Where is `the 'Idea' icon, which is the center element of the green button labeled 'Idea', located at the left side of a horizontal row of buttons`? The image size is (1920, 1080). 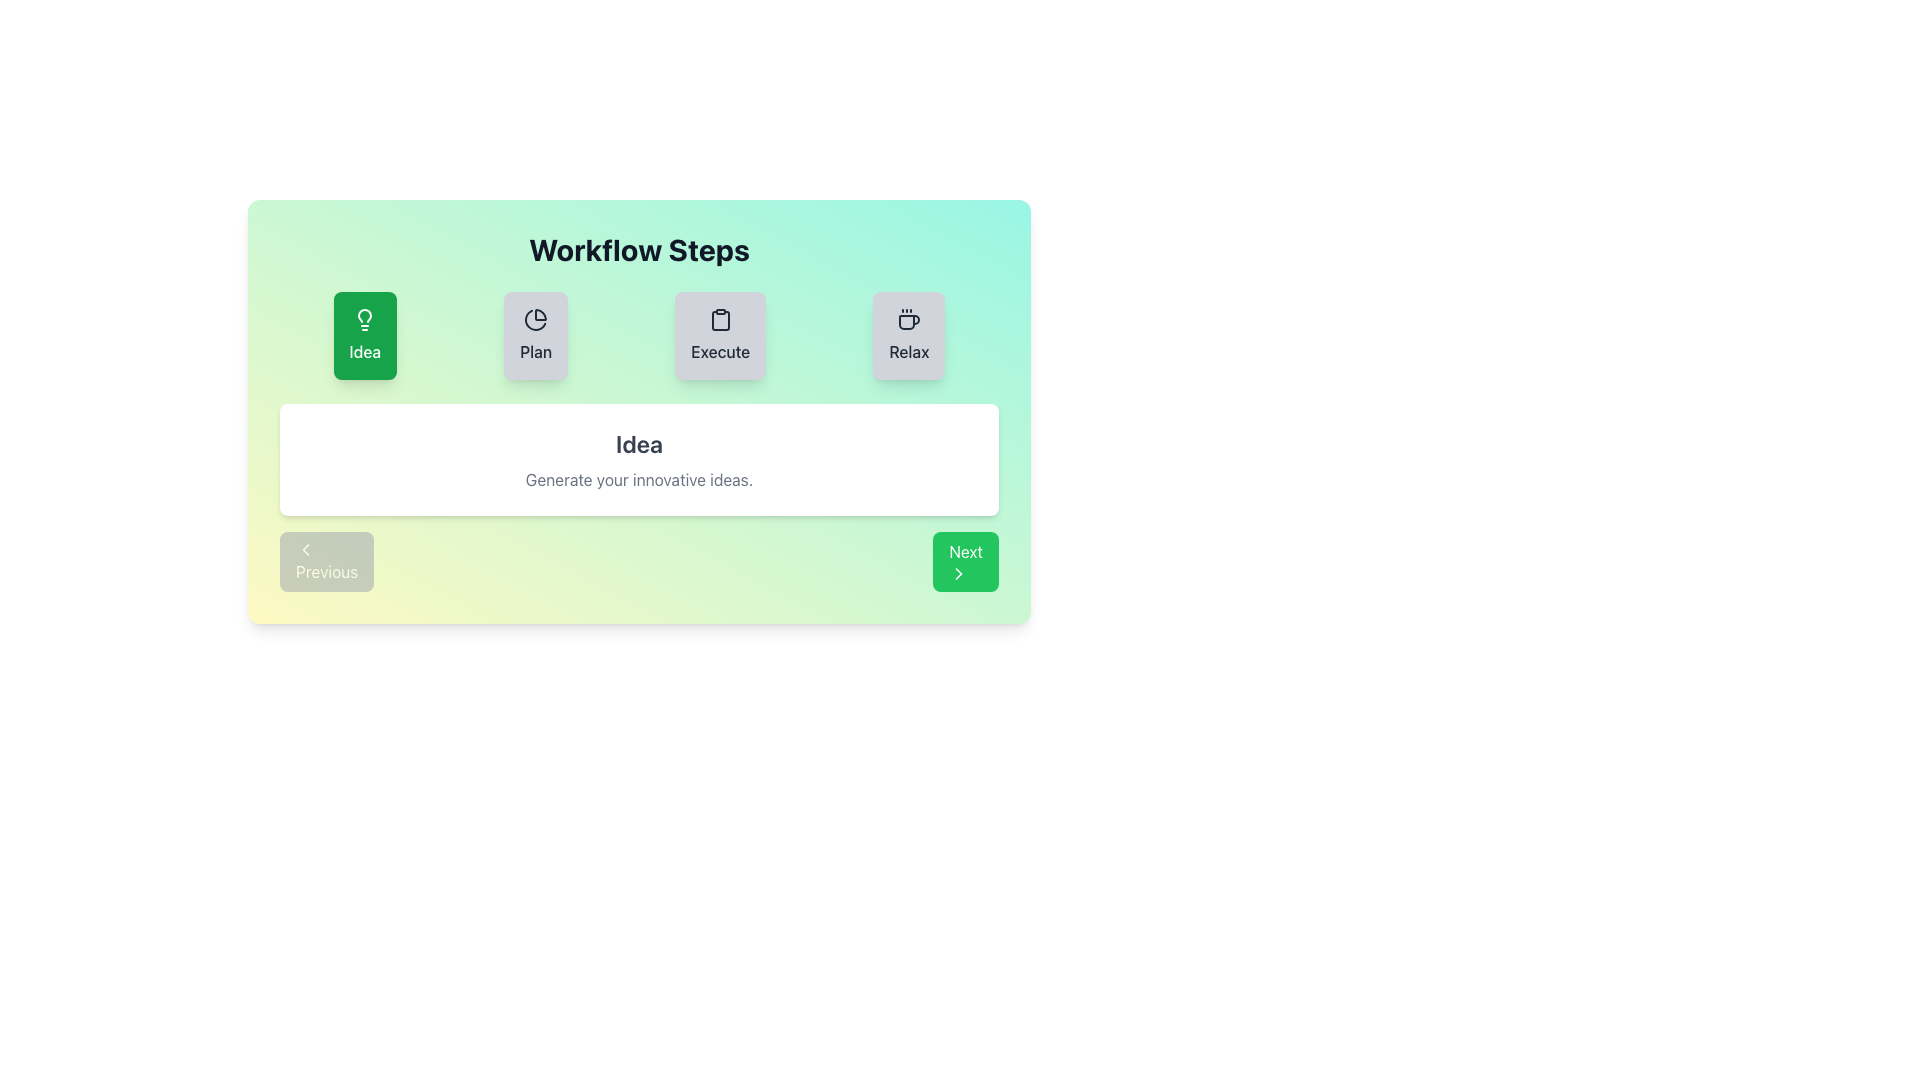
the 'Idea' icon, which is the center element of the green button labeled 'Idea', located at the left side of a horizontal row of buttons is located at coordinates (365, 319).